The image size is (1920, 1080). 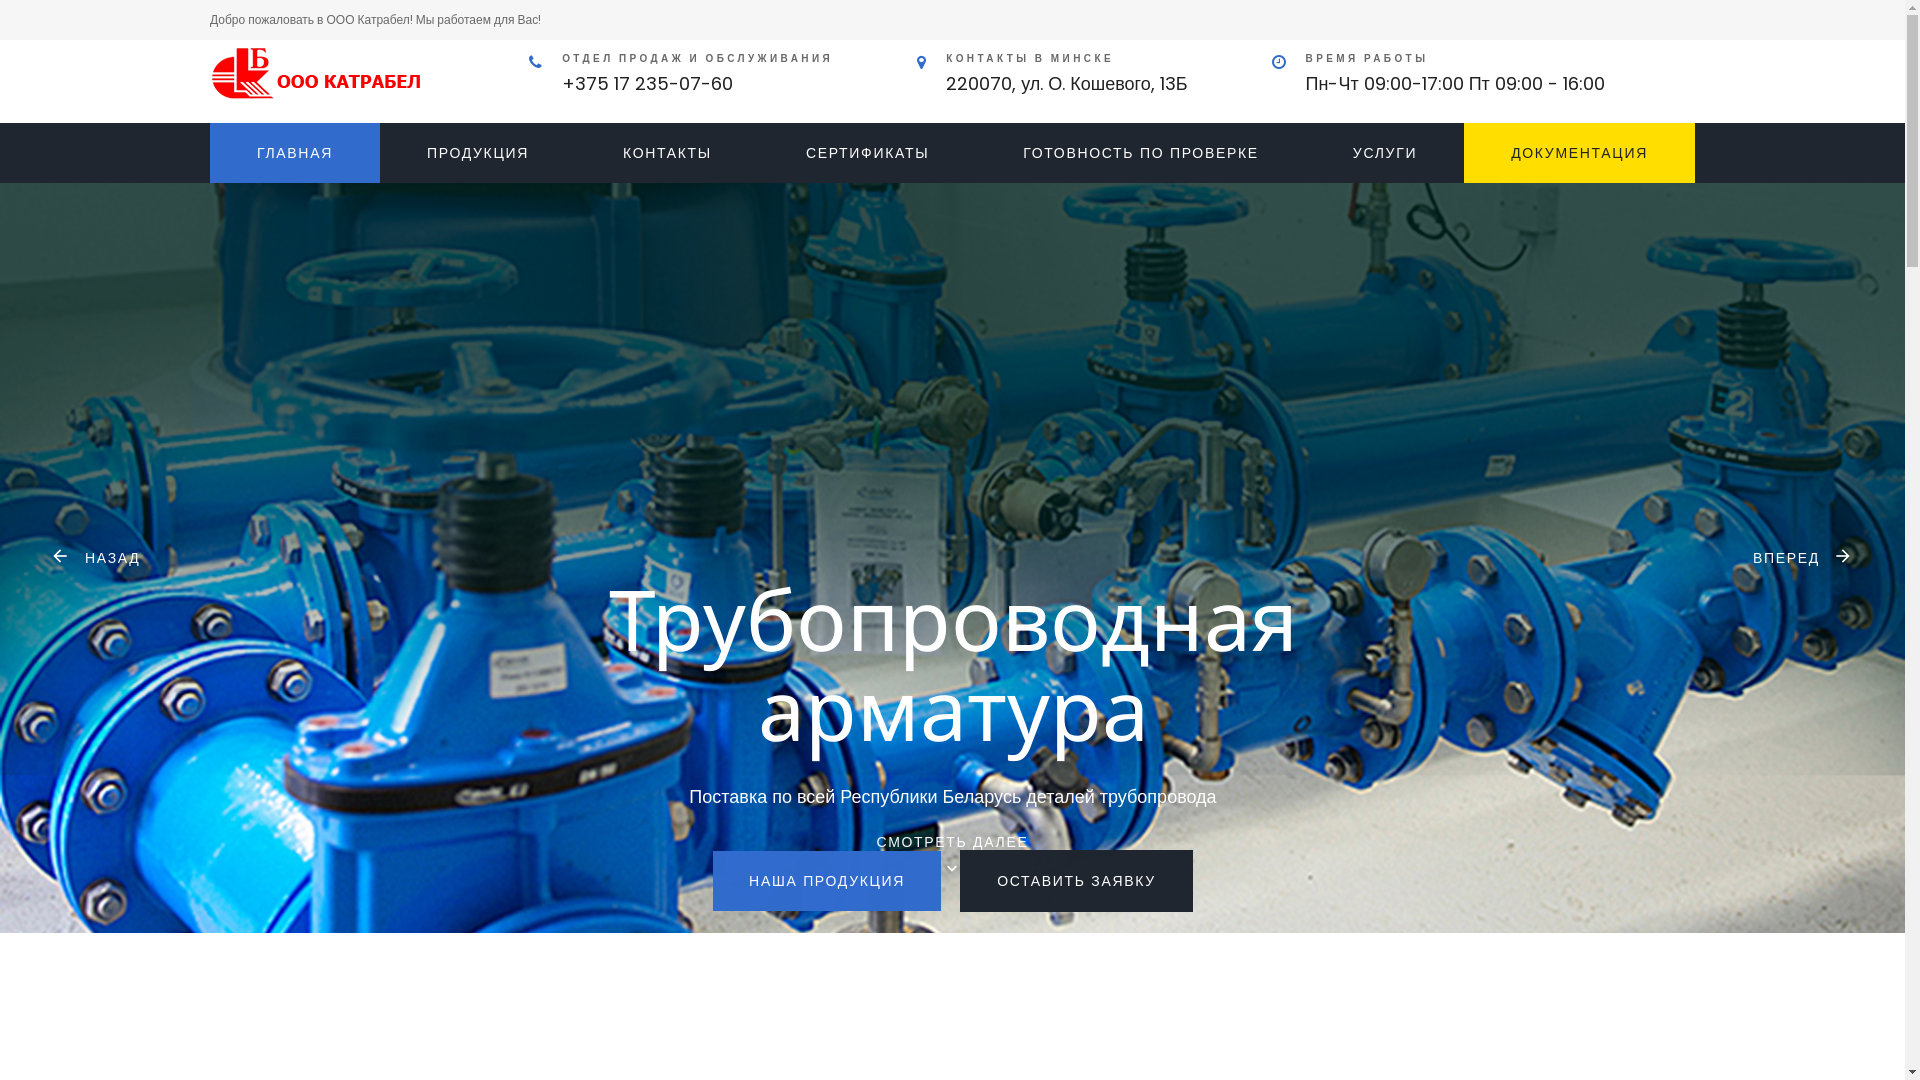 I want to click on '+375 17 235-07-60', so click(x=647, y=82).